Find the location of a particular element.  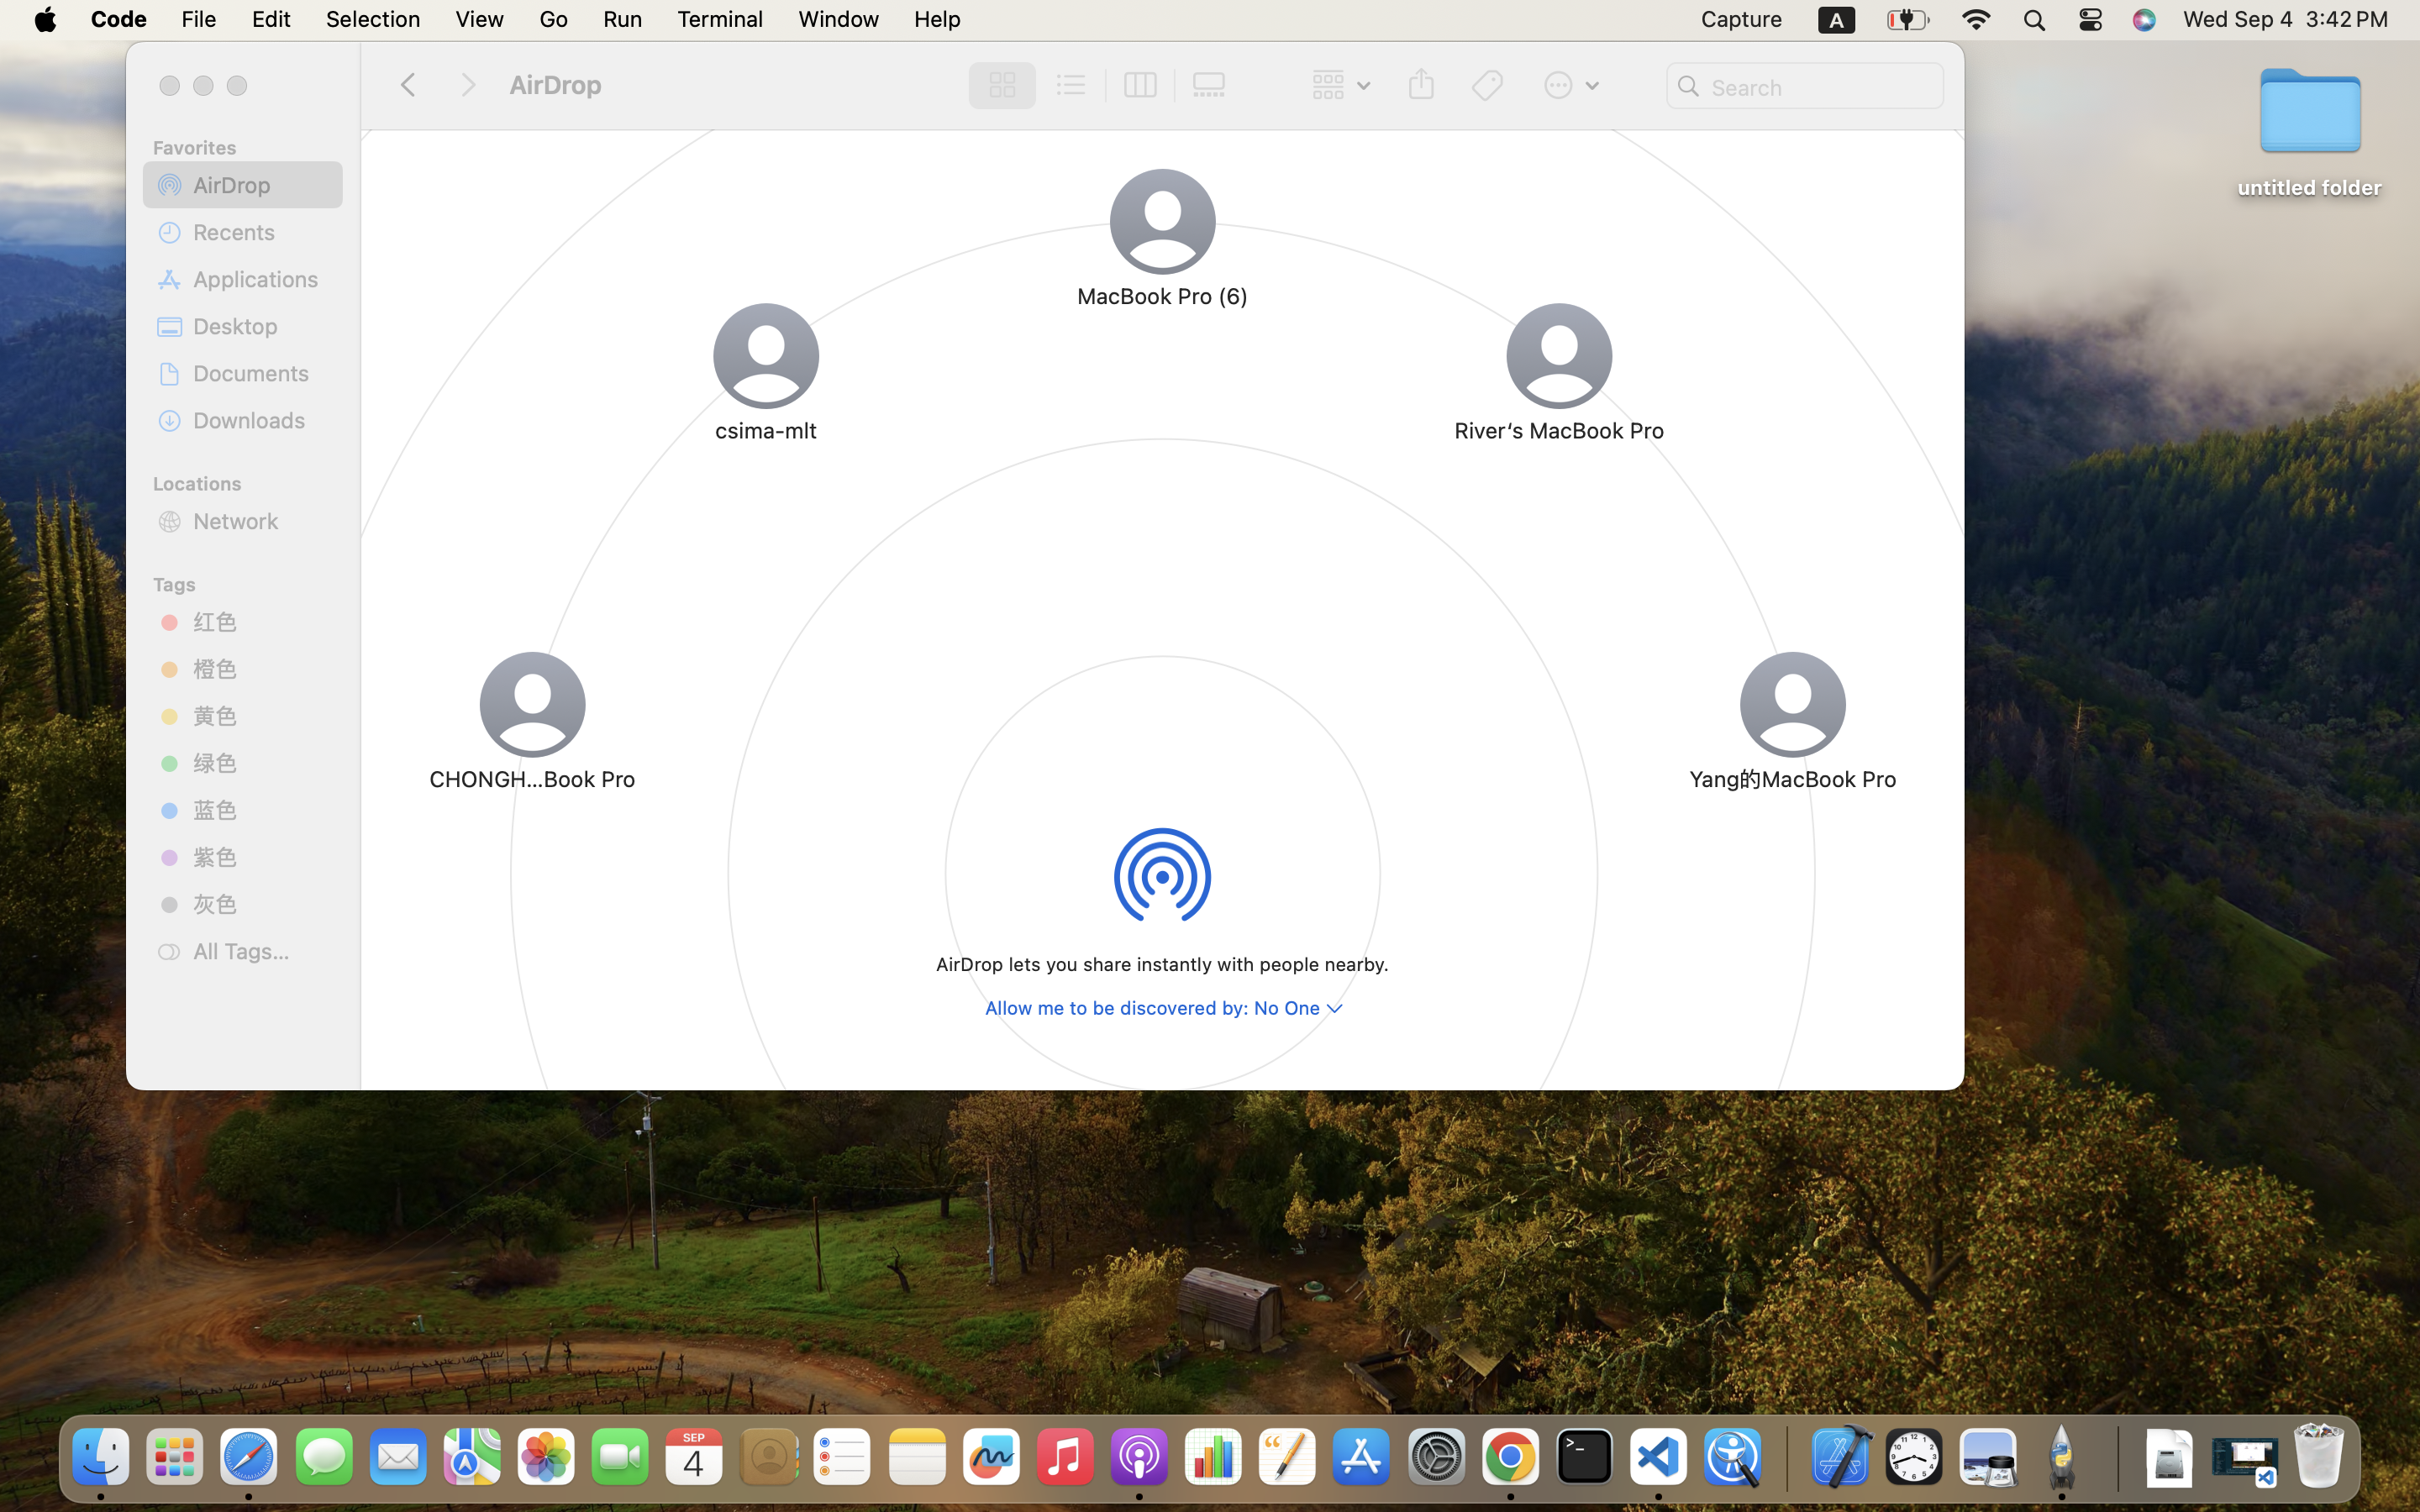

'Recents' is located at coordinates (260, 230).